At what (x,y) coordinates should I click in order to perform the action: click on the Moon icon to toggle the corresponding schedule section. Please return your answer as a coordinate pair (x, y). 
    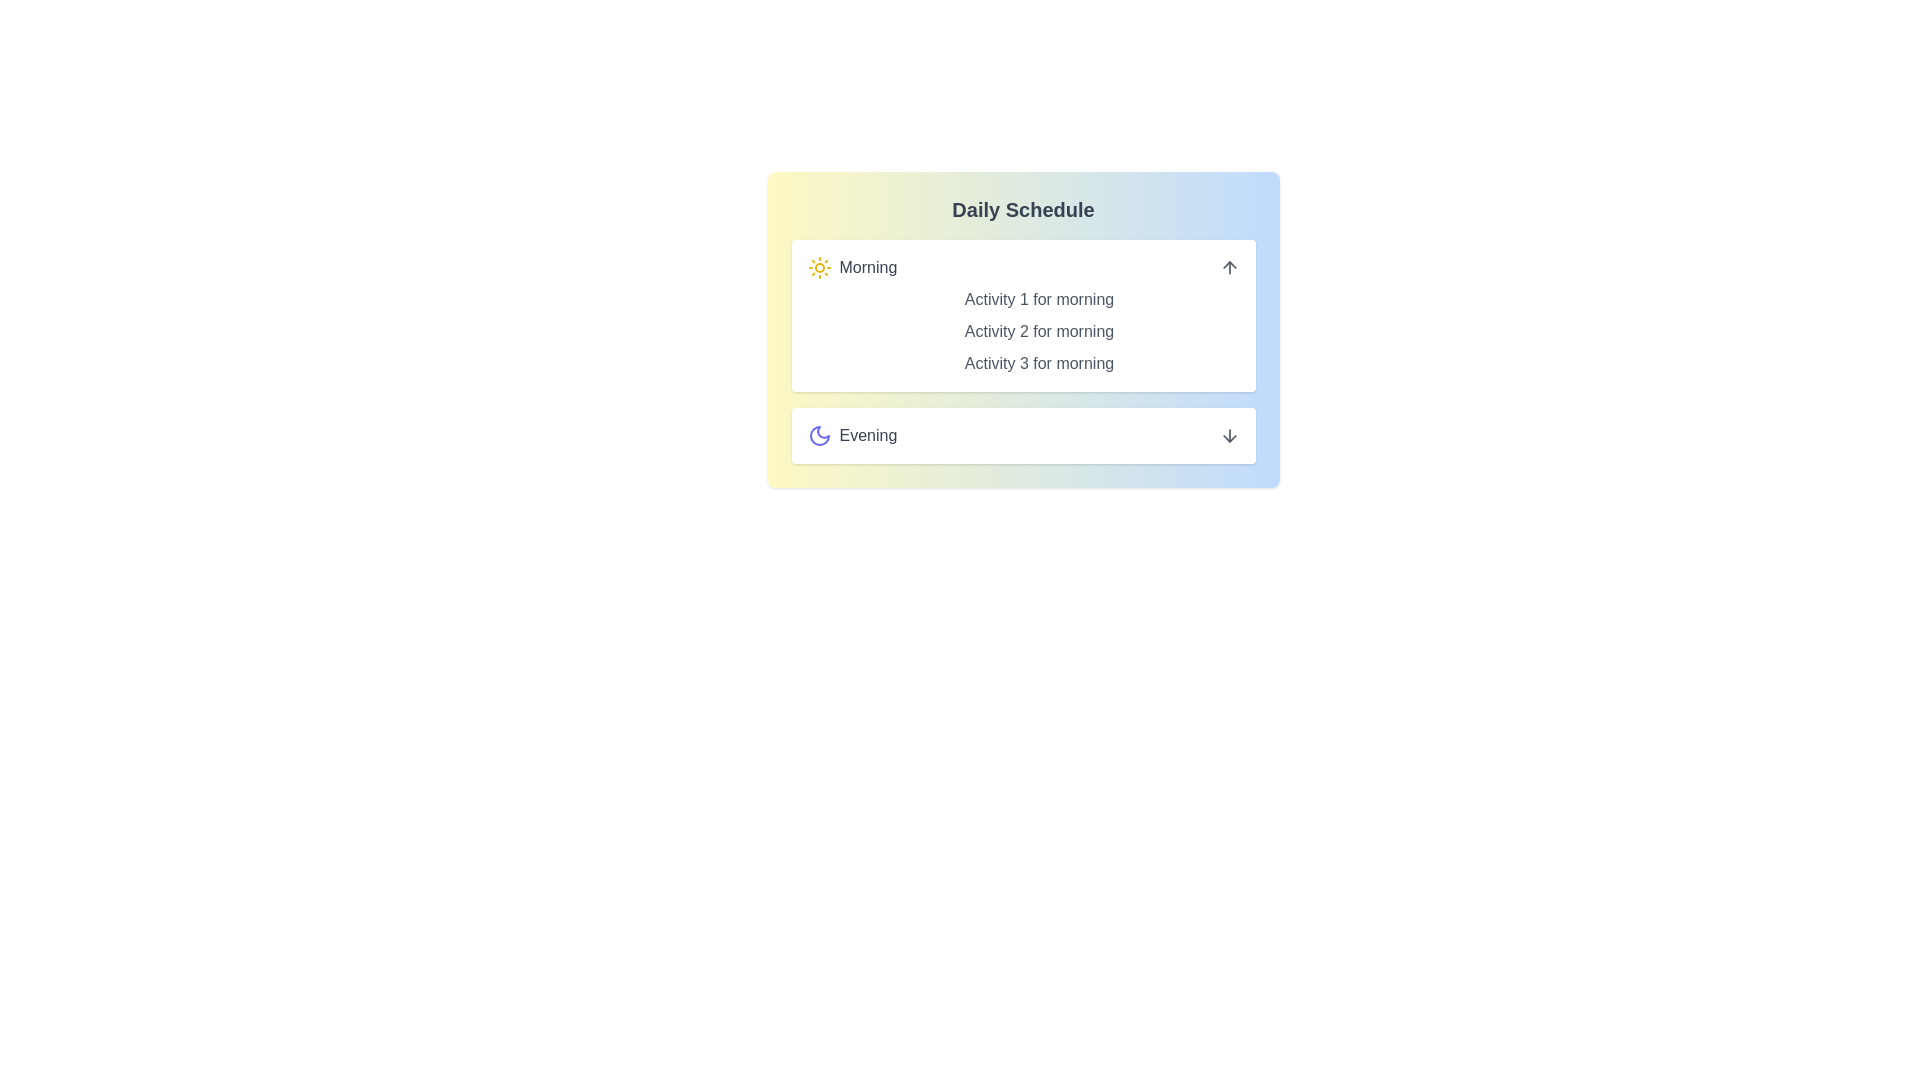
    Looking at the image, I should click on (819, 434).